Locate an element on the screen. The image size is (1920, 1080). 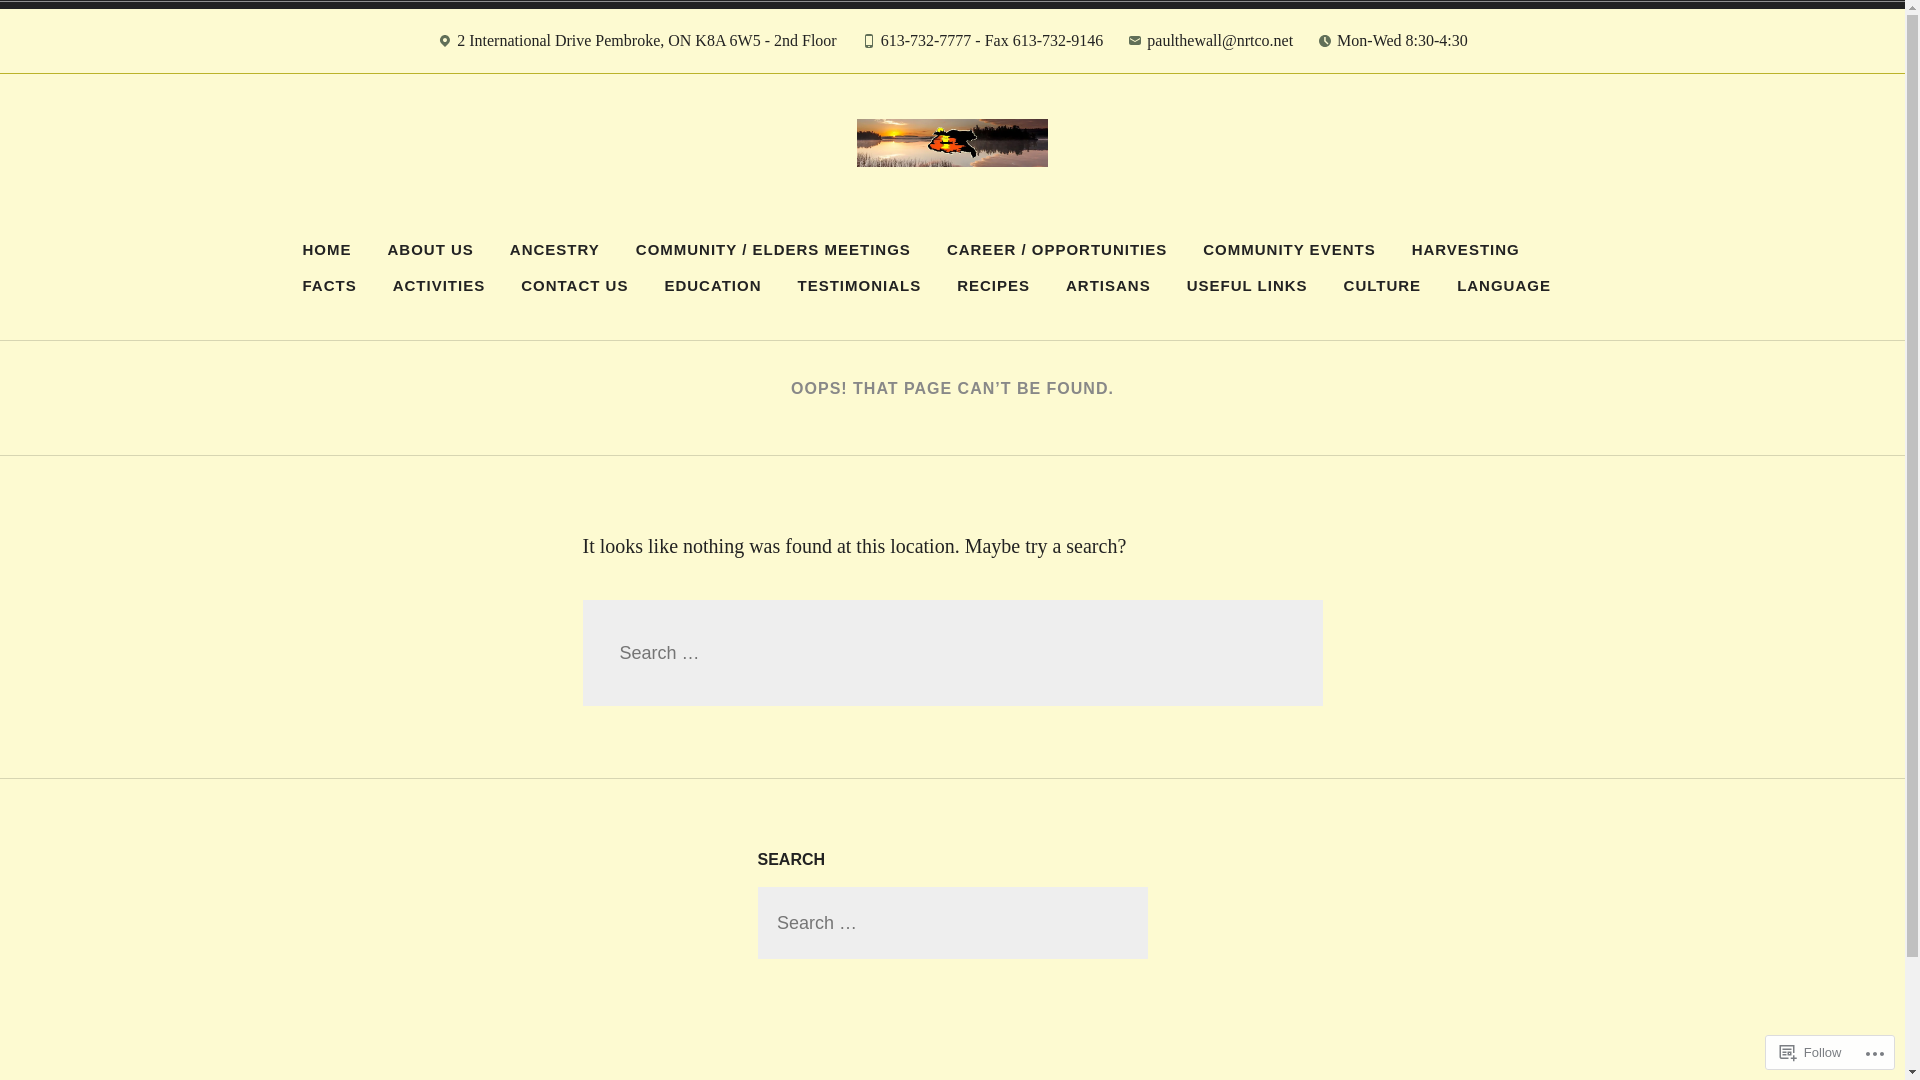
'HOME' is located at coordinates (327, 249).